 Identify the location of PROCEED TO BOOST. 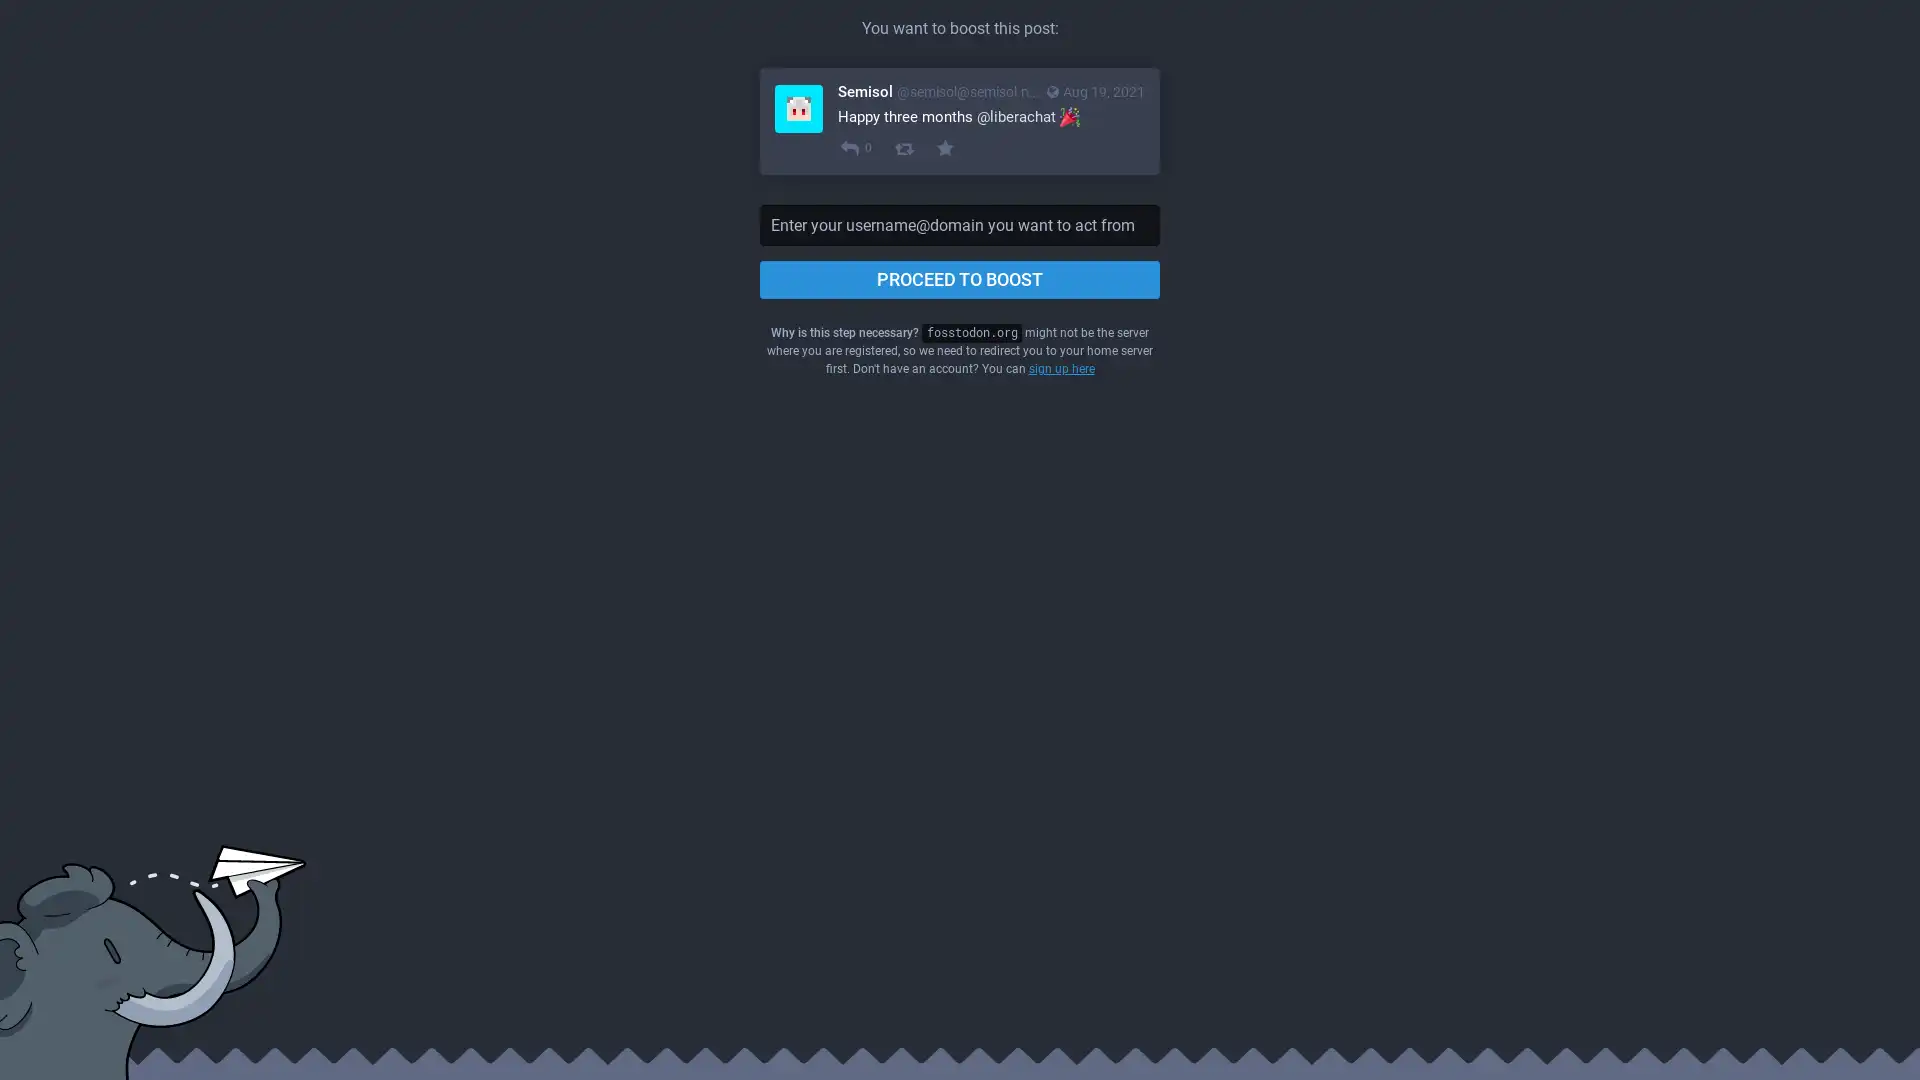
(960, 280).